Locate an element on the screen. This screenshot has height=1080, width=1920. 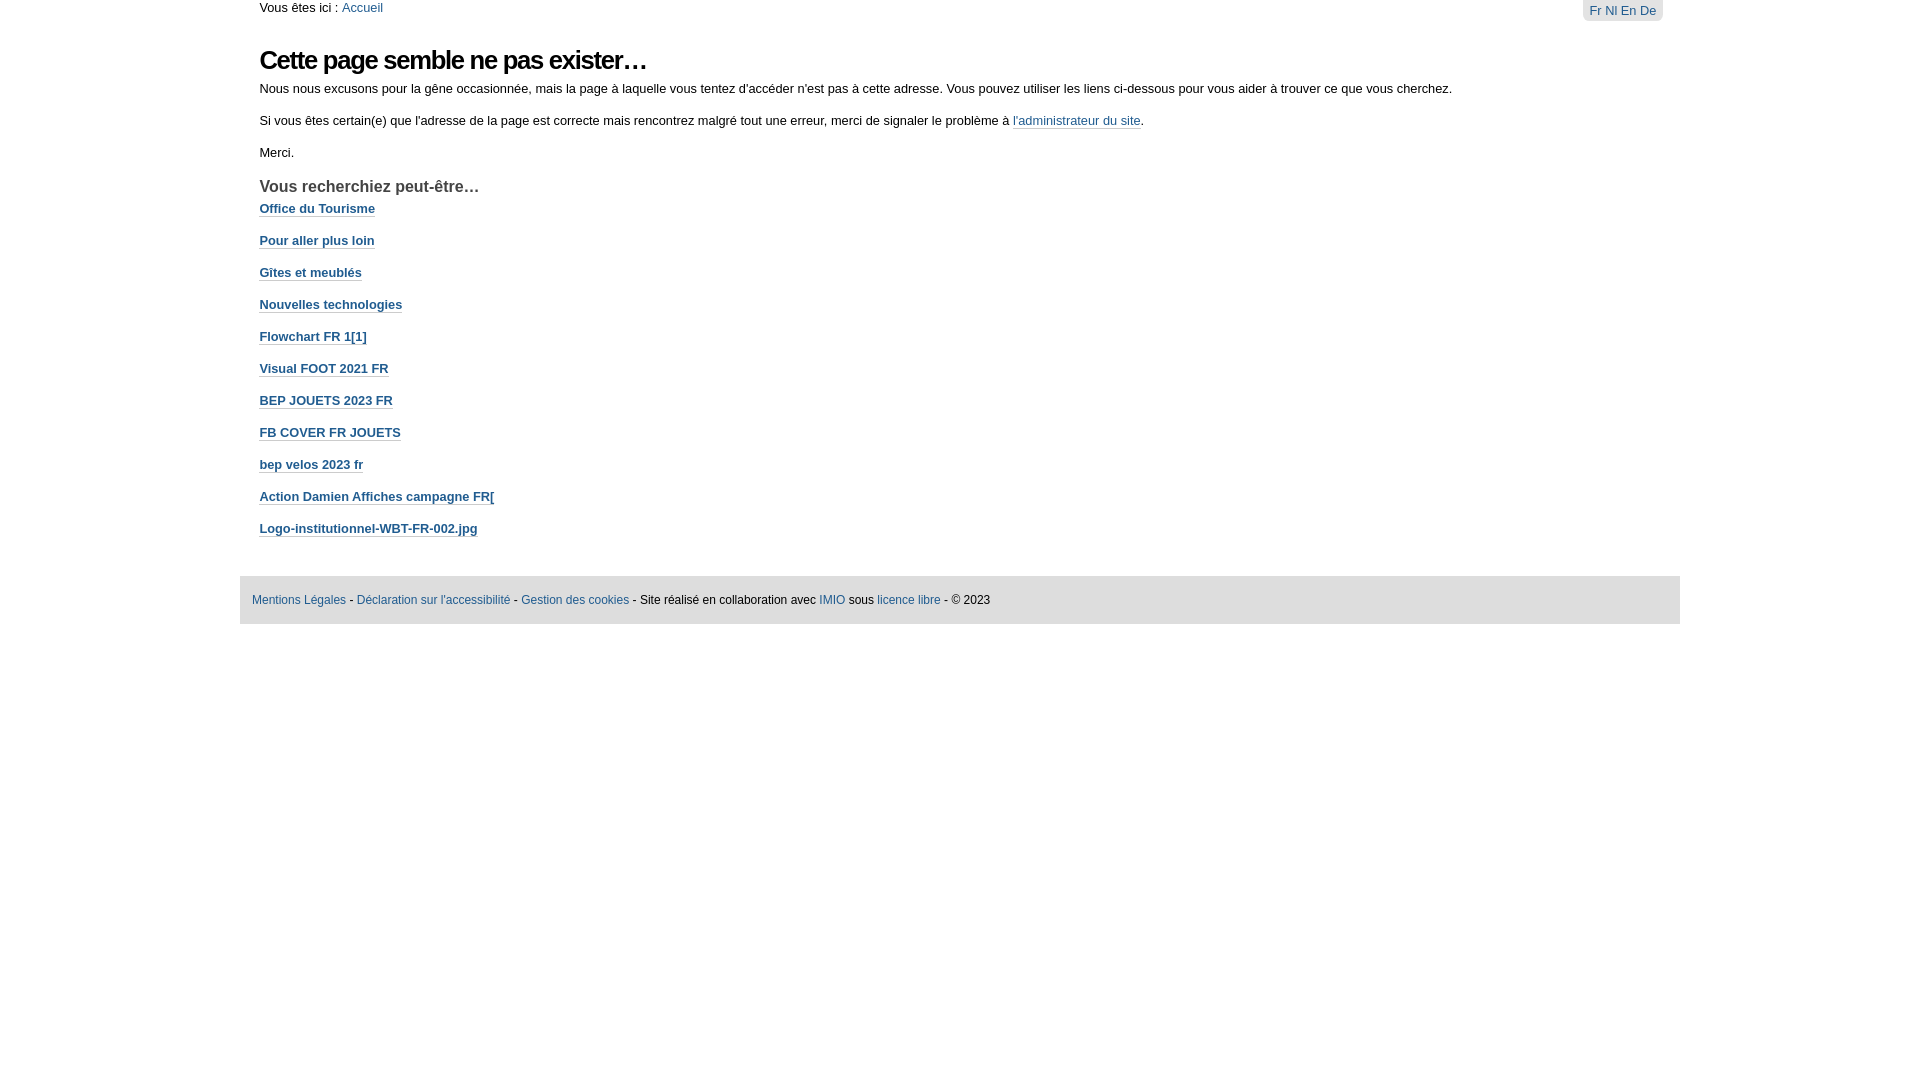
'FB COVER FR JOUETS' is located at coordinates (258, 431).